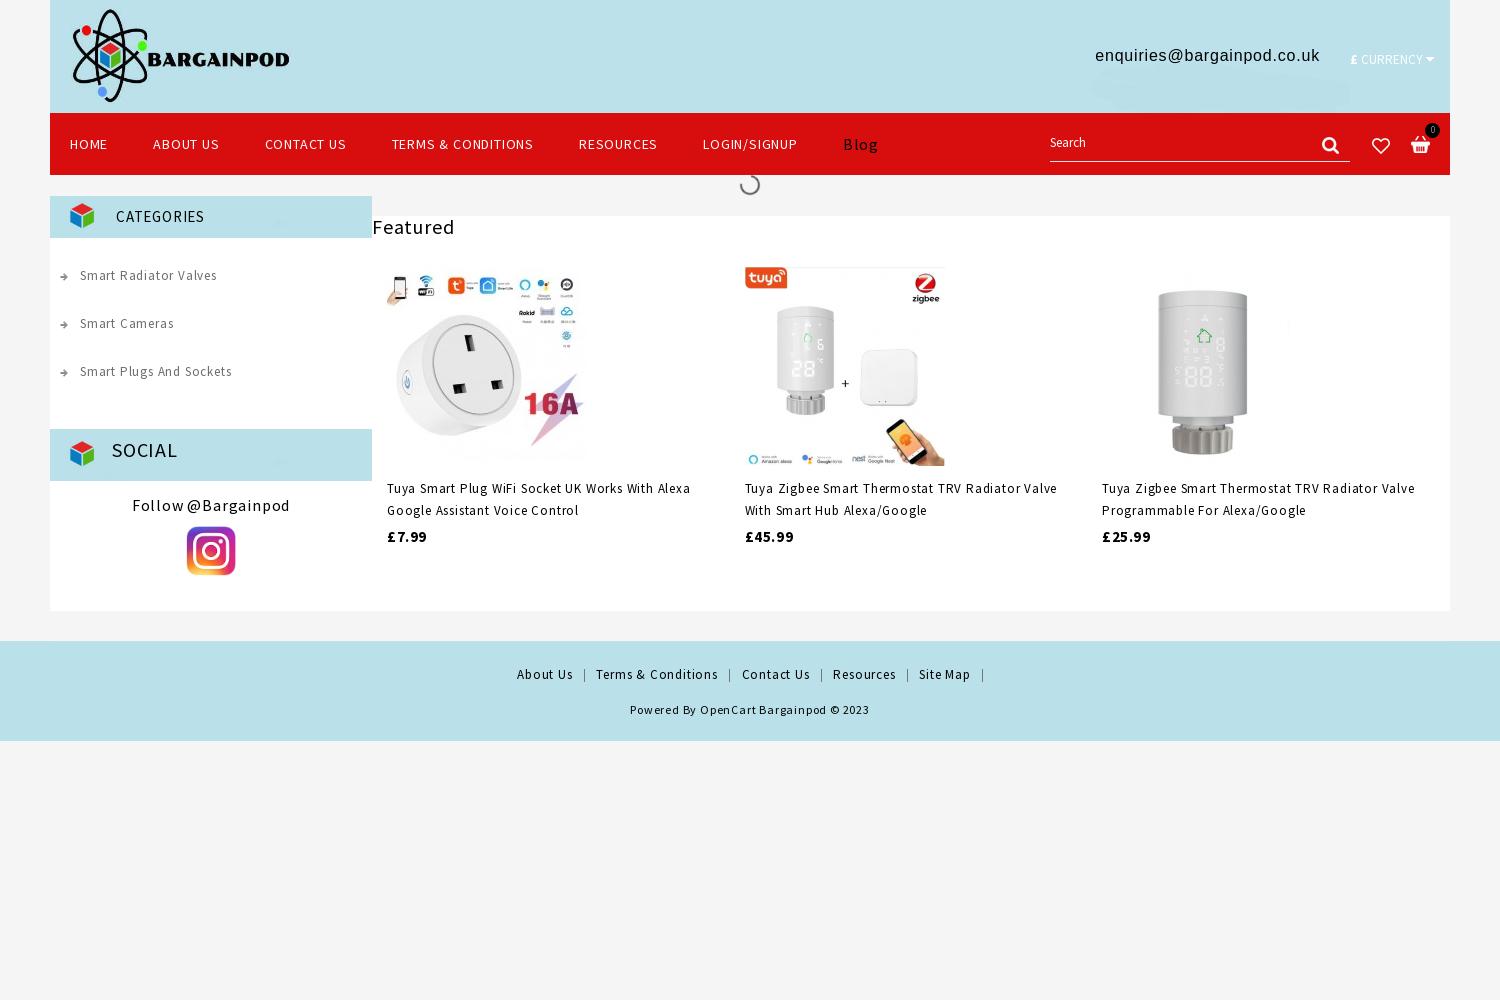 The height and width of the screenshot is (1000, 1500). I want to click on 'Categories', so click(114, 215).